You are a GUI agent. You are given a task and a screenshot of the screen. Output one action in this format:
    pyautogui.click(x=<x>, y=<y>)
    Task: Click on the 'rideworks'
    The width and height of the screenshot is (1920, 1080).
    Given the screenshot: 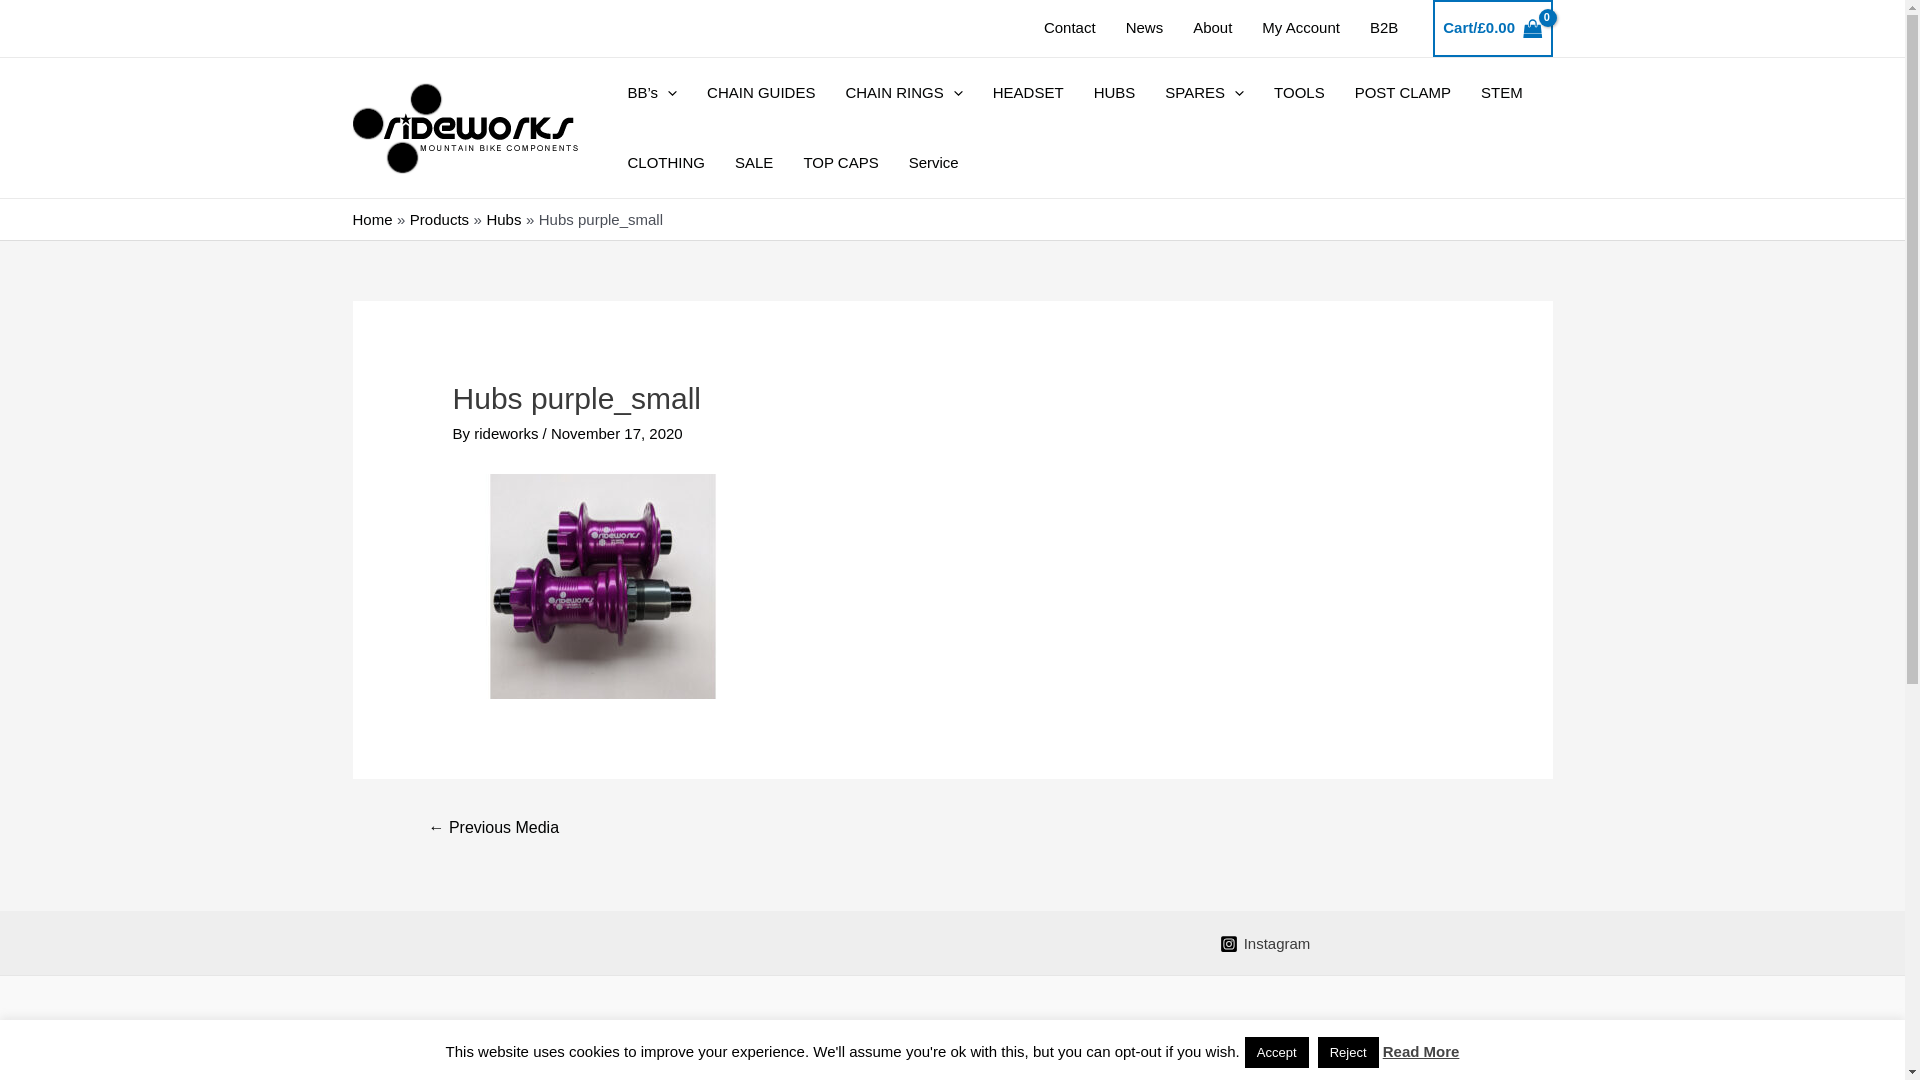 What is the action you would take?
    pyautogui.click(x=508, y=432)
    